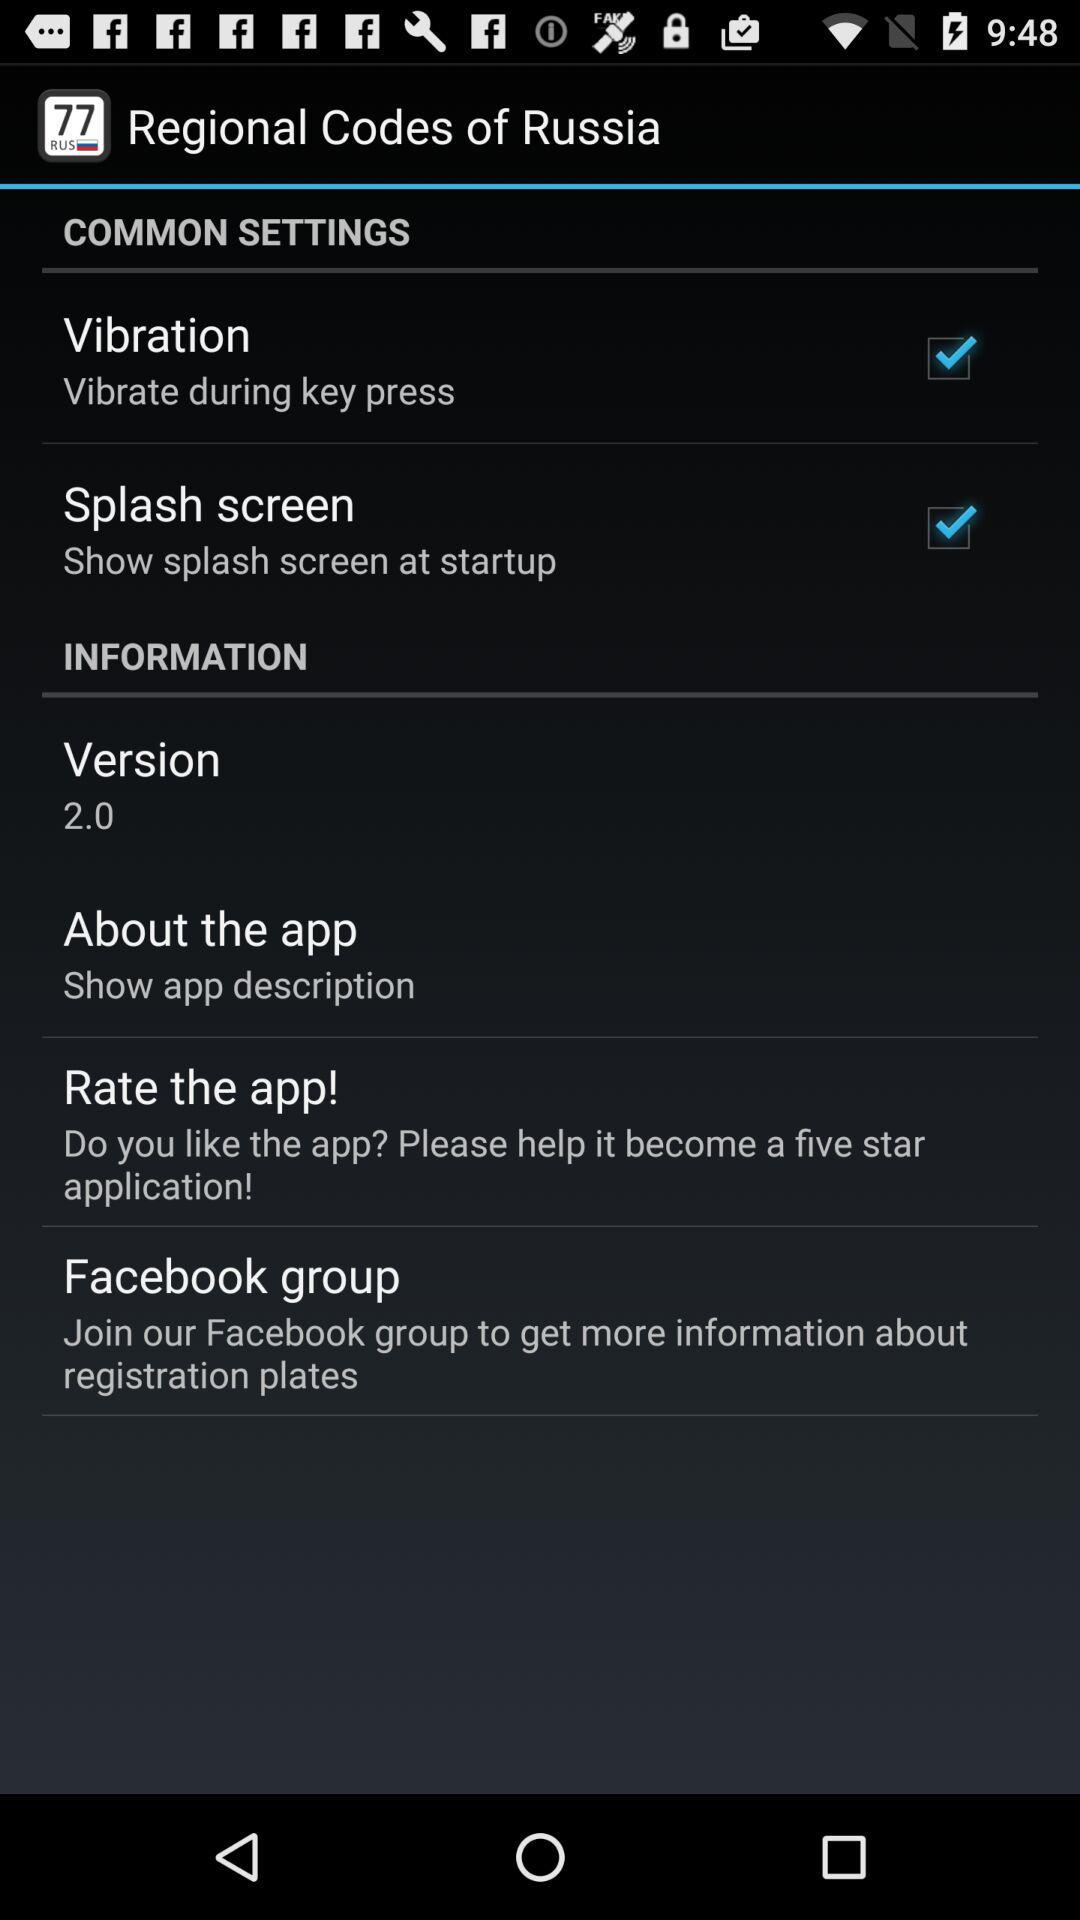 The height and width of the screenshot is (1920, 1080). I want to click on show app description, so click(238, 983).